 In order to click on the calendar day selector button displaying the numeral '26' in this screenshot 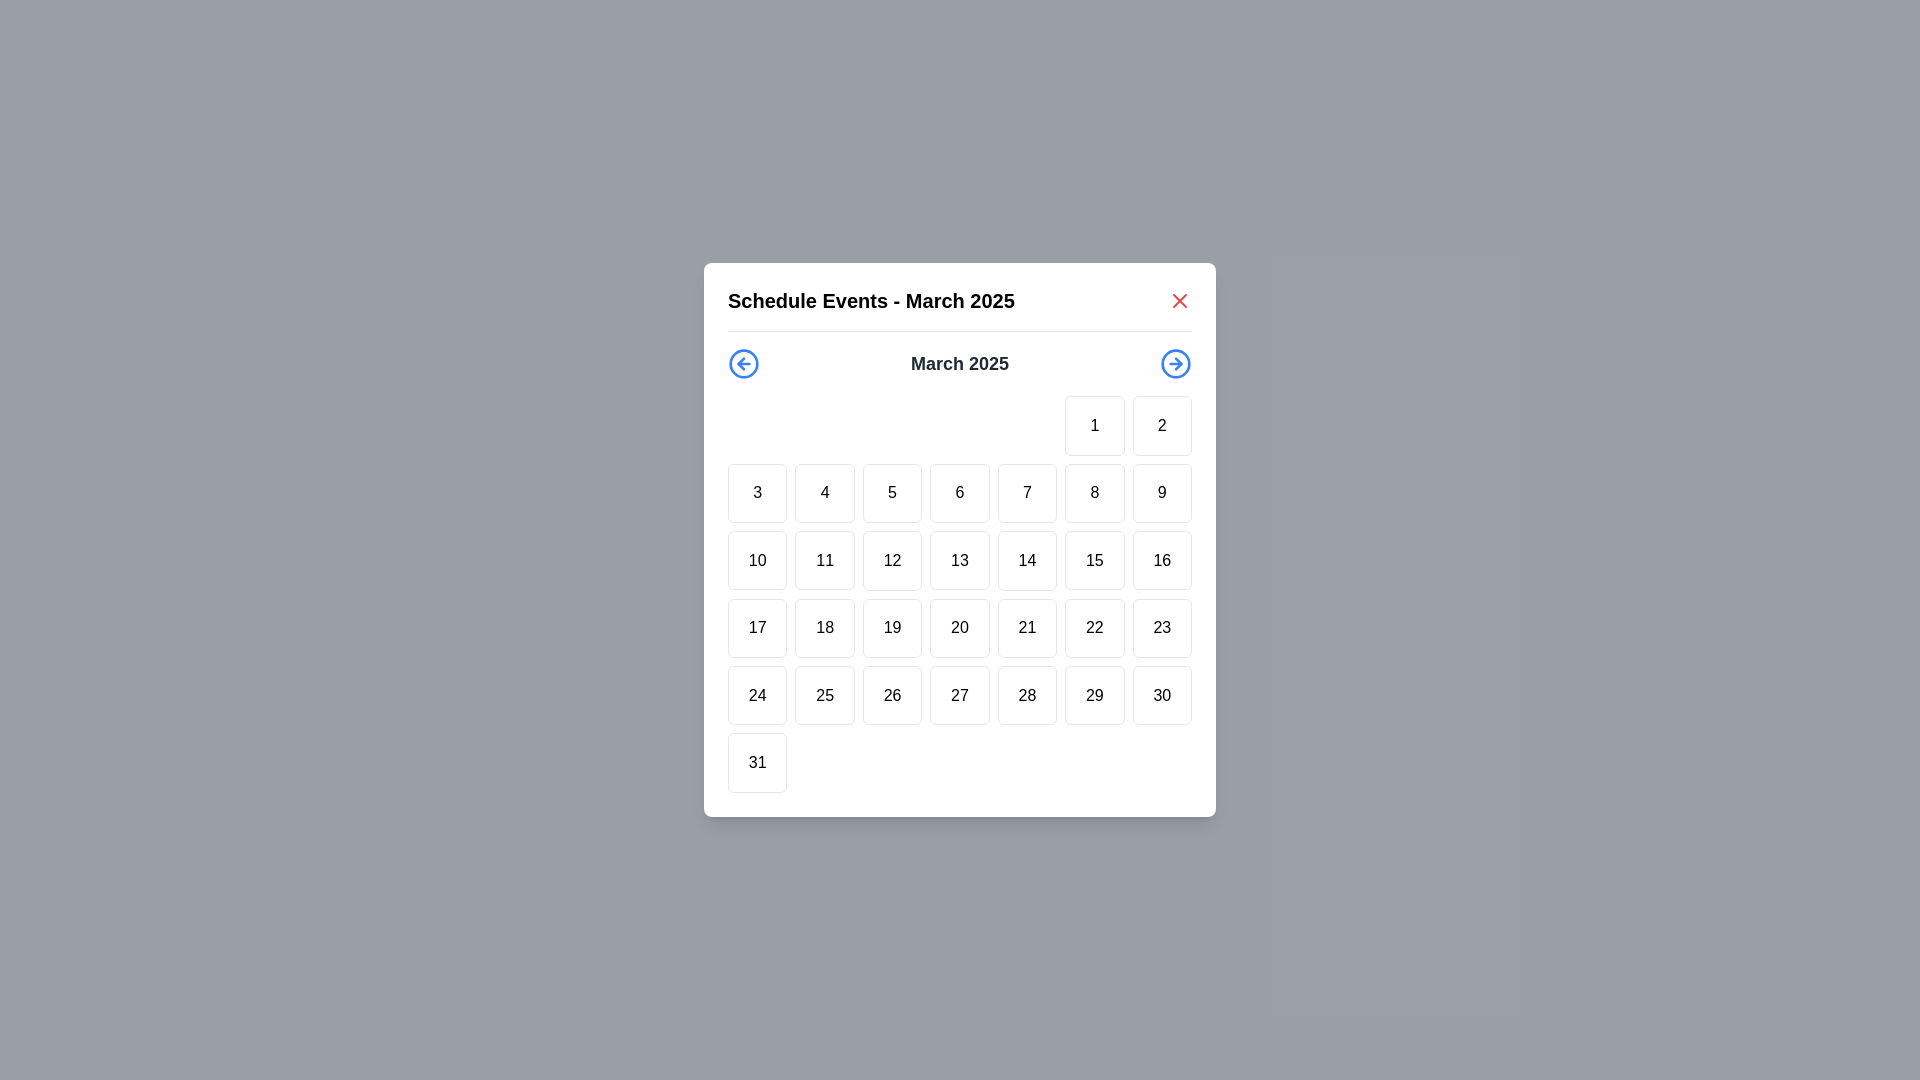, I will do `click(891, 694)`.